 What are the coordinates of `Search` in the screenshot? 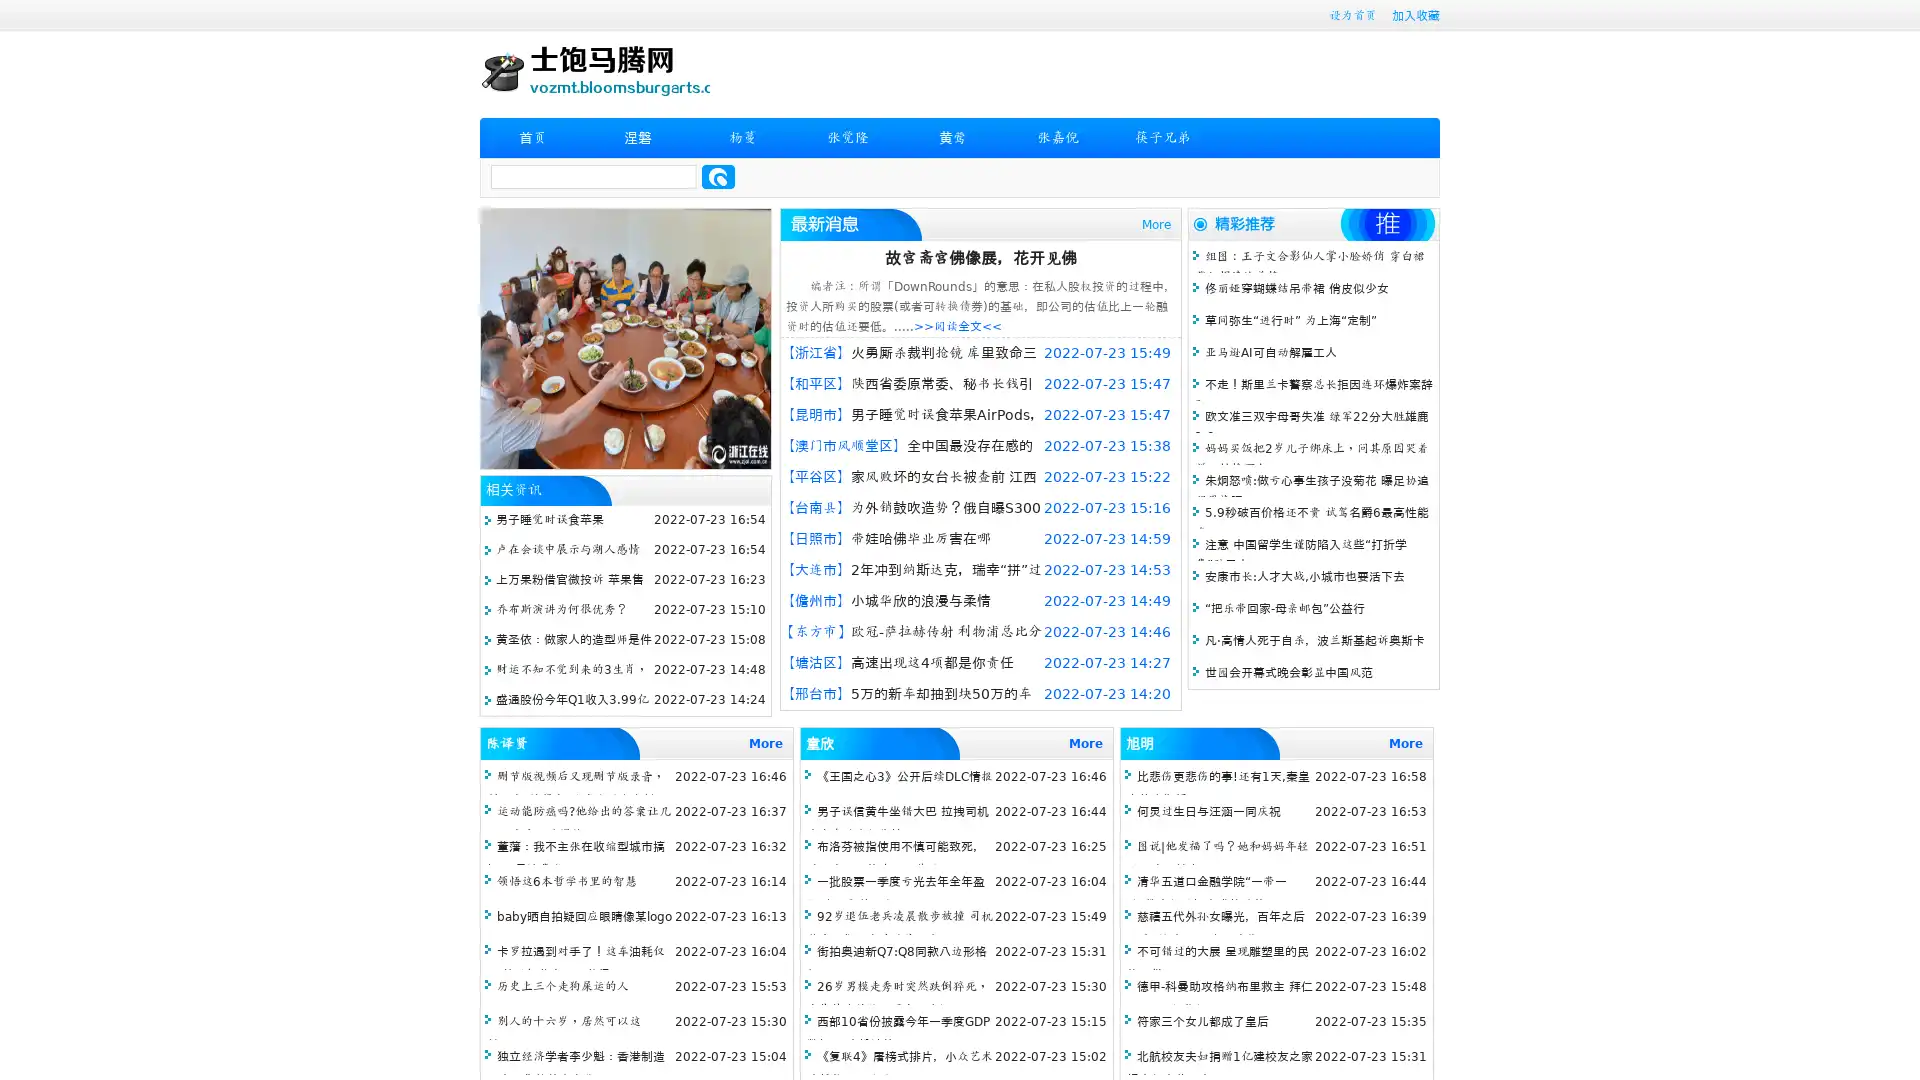 It's located at (718, 176).